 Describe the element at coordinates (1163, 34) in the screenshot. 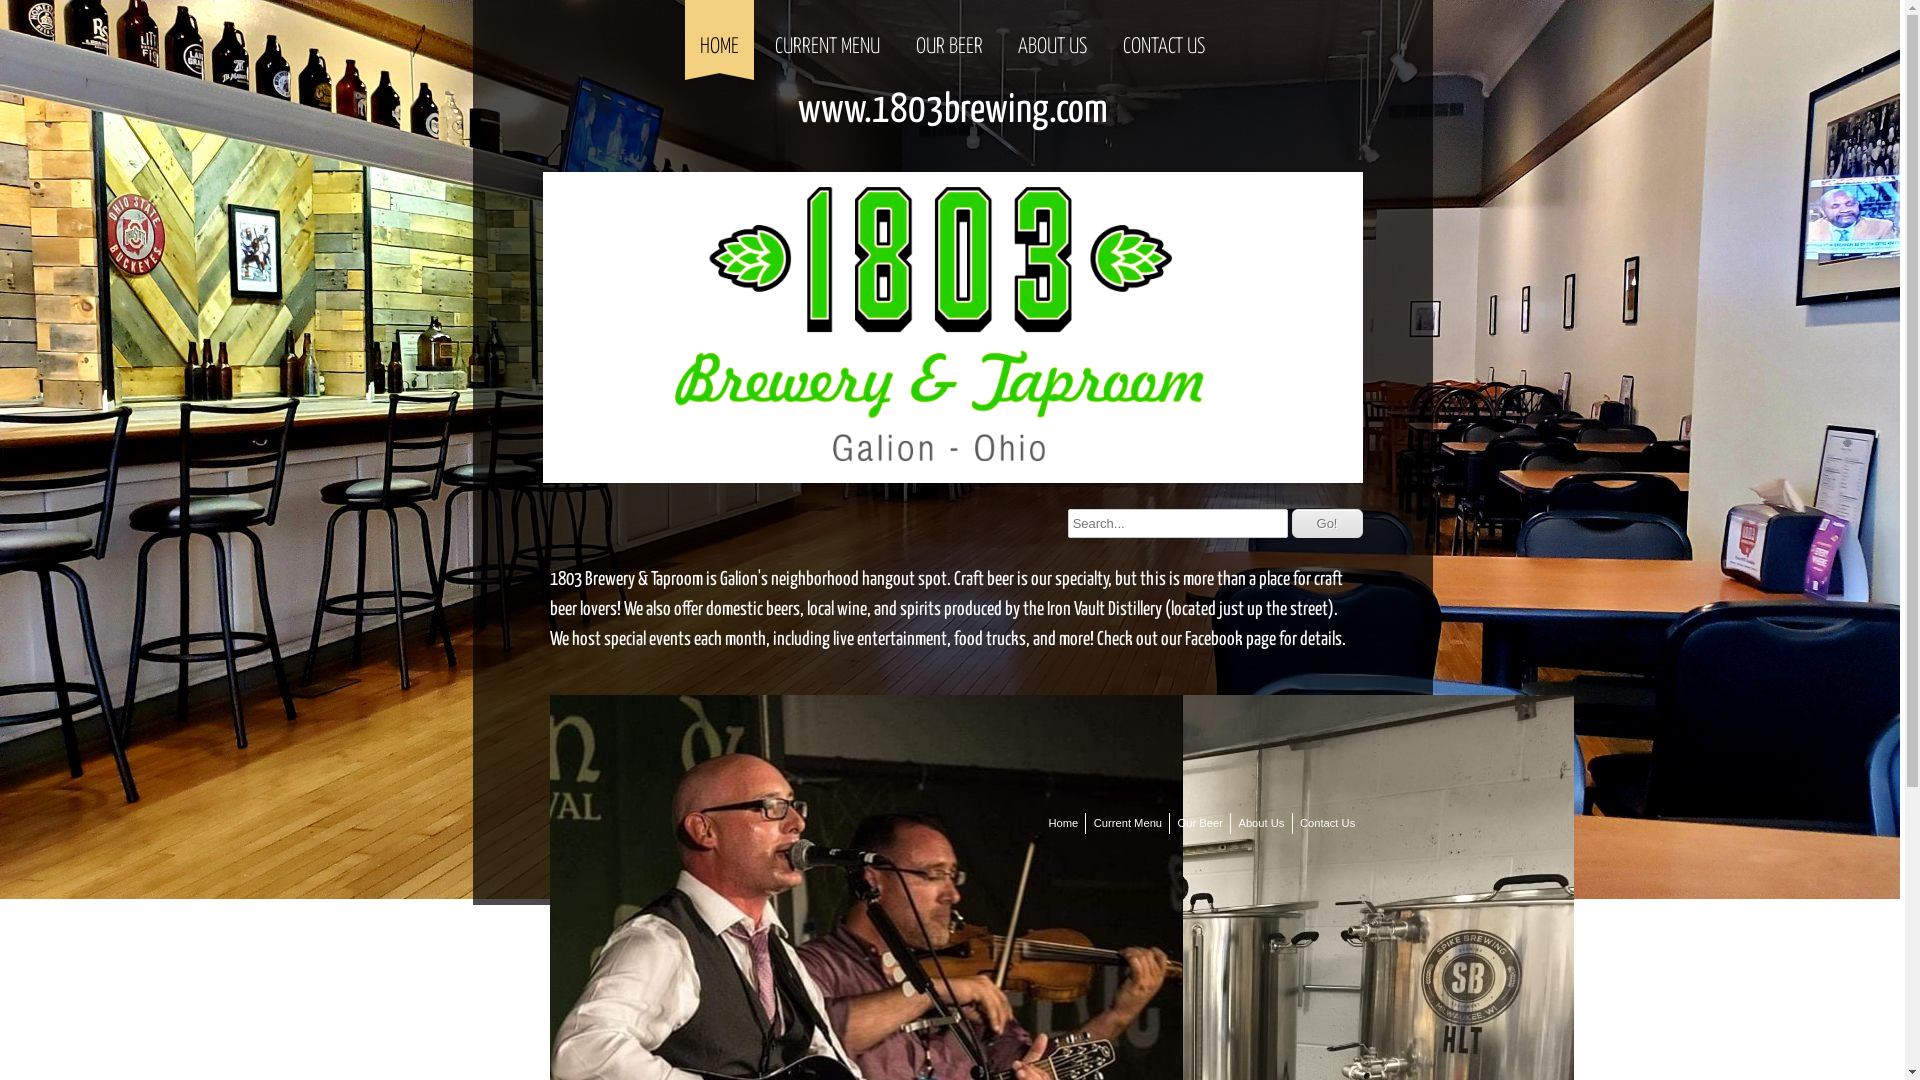

I see `'CONTACT US'` at that location.